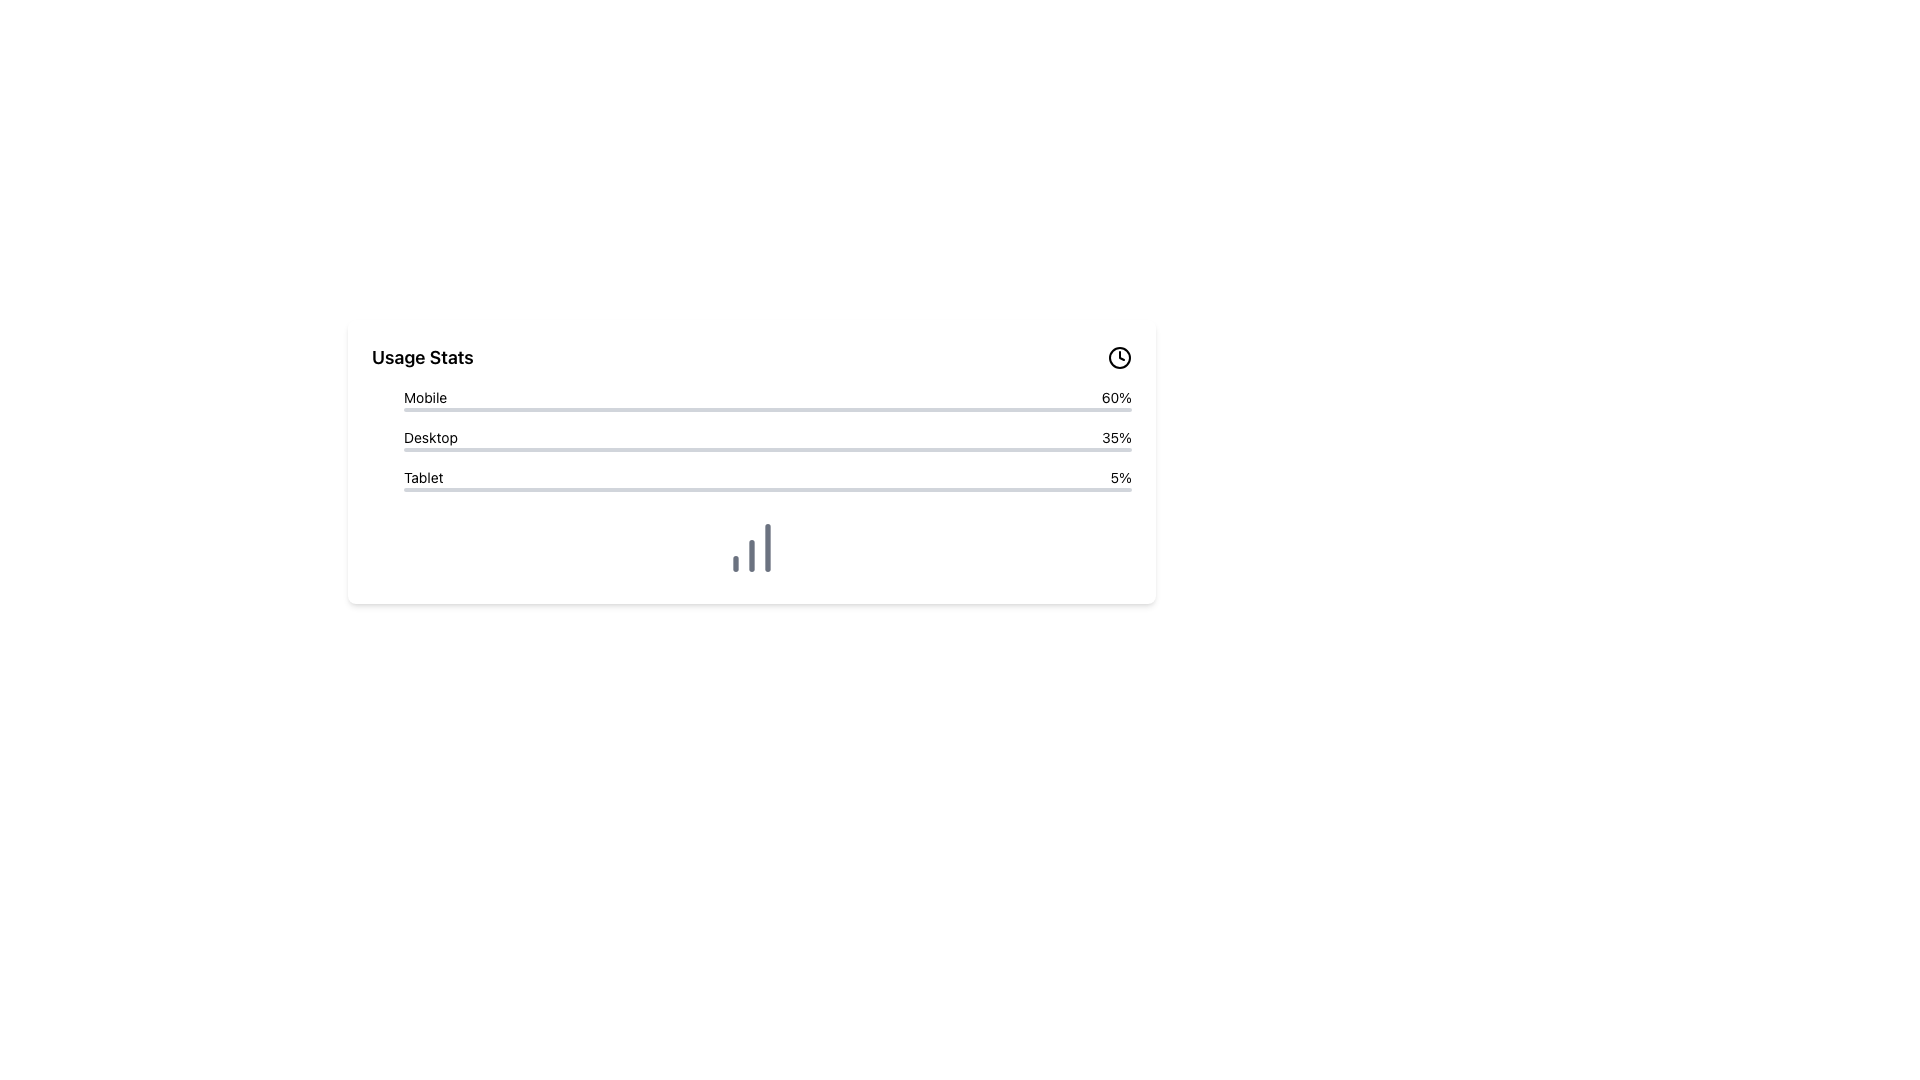 The image size is (1920, 1080). What do you see at coordinates (424, 397) in the screenshot?
I see `the descriptive label for the 'Mobile' category in the usage statistics table, located in the topmost row under the header 'Usage Stats'` at bounding box center [424, 397].